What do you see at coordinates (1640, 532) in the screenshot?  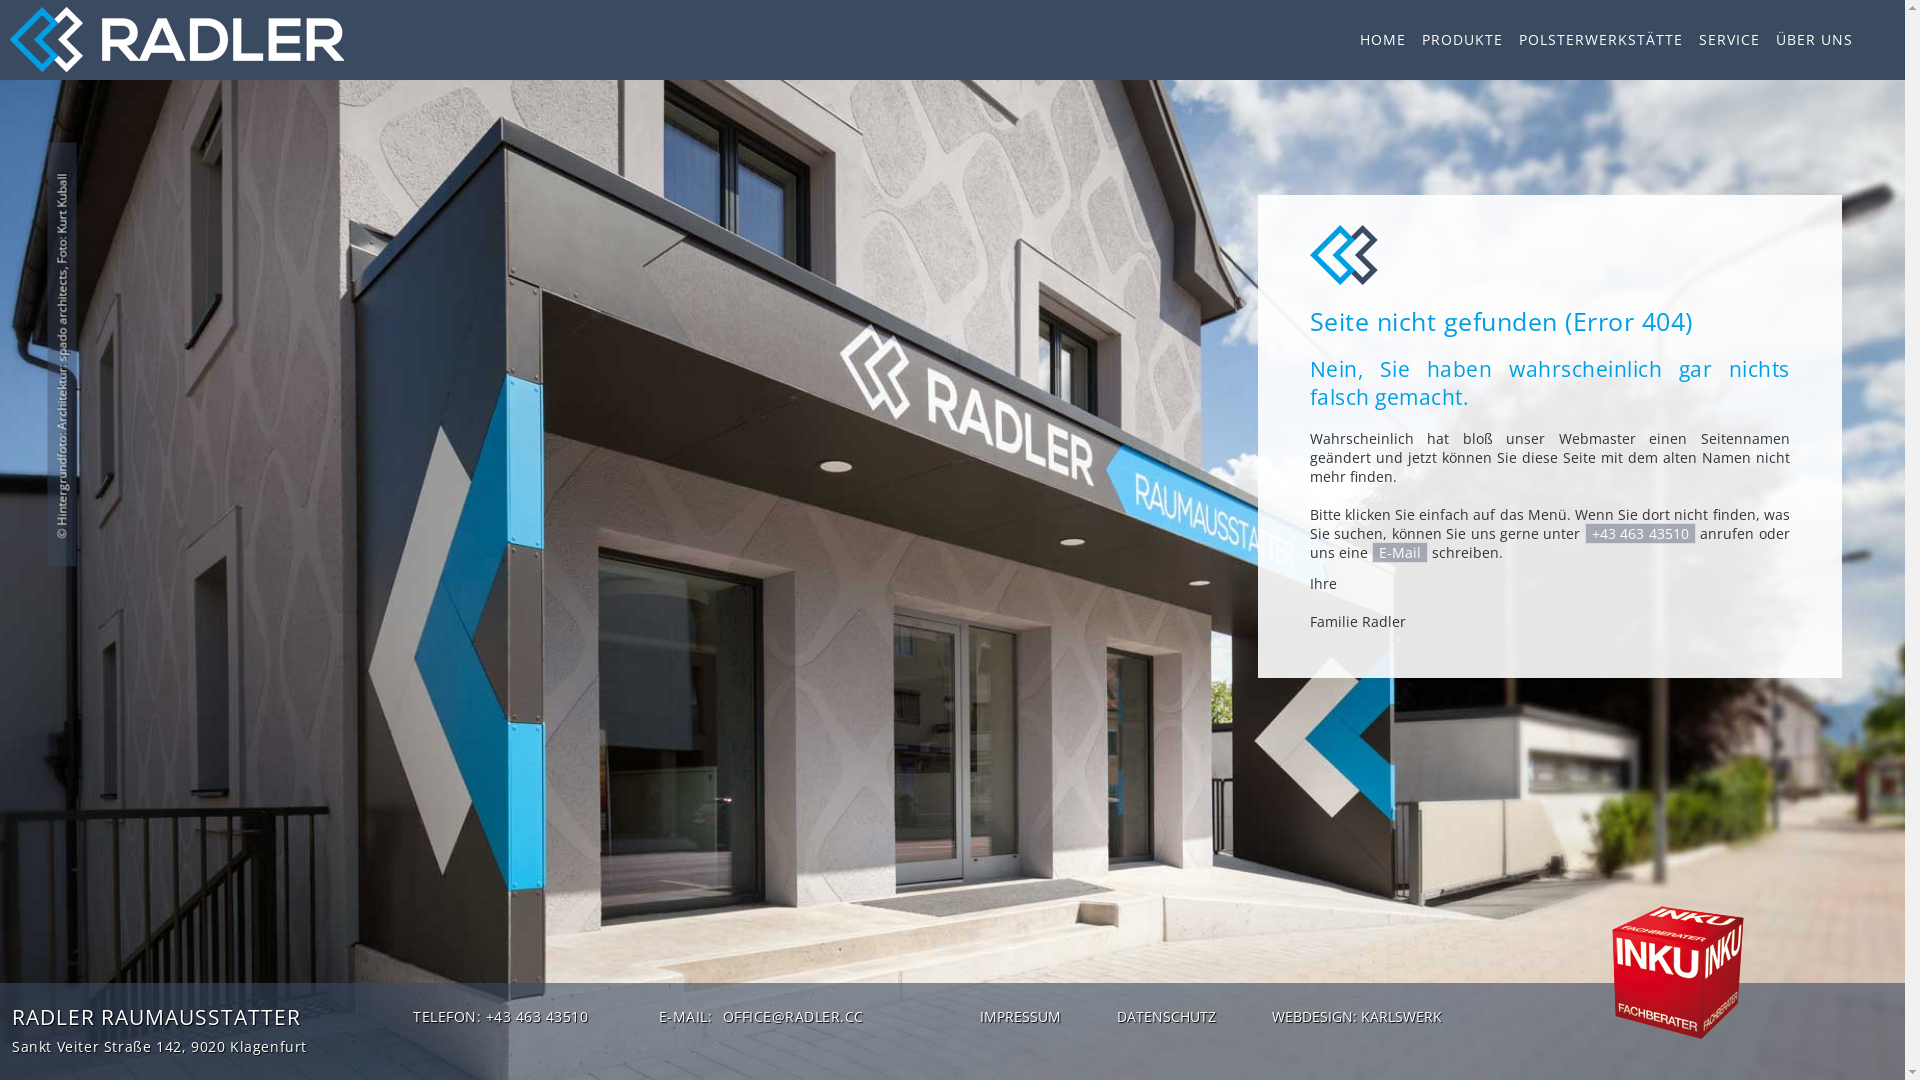 I see `'+43 463 43510'` at bounding box center [1640, 532].